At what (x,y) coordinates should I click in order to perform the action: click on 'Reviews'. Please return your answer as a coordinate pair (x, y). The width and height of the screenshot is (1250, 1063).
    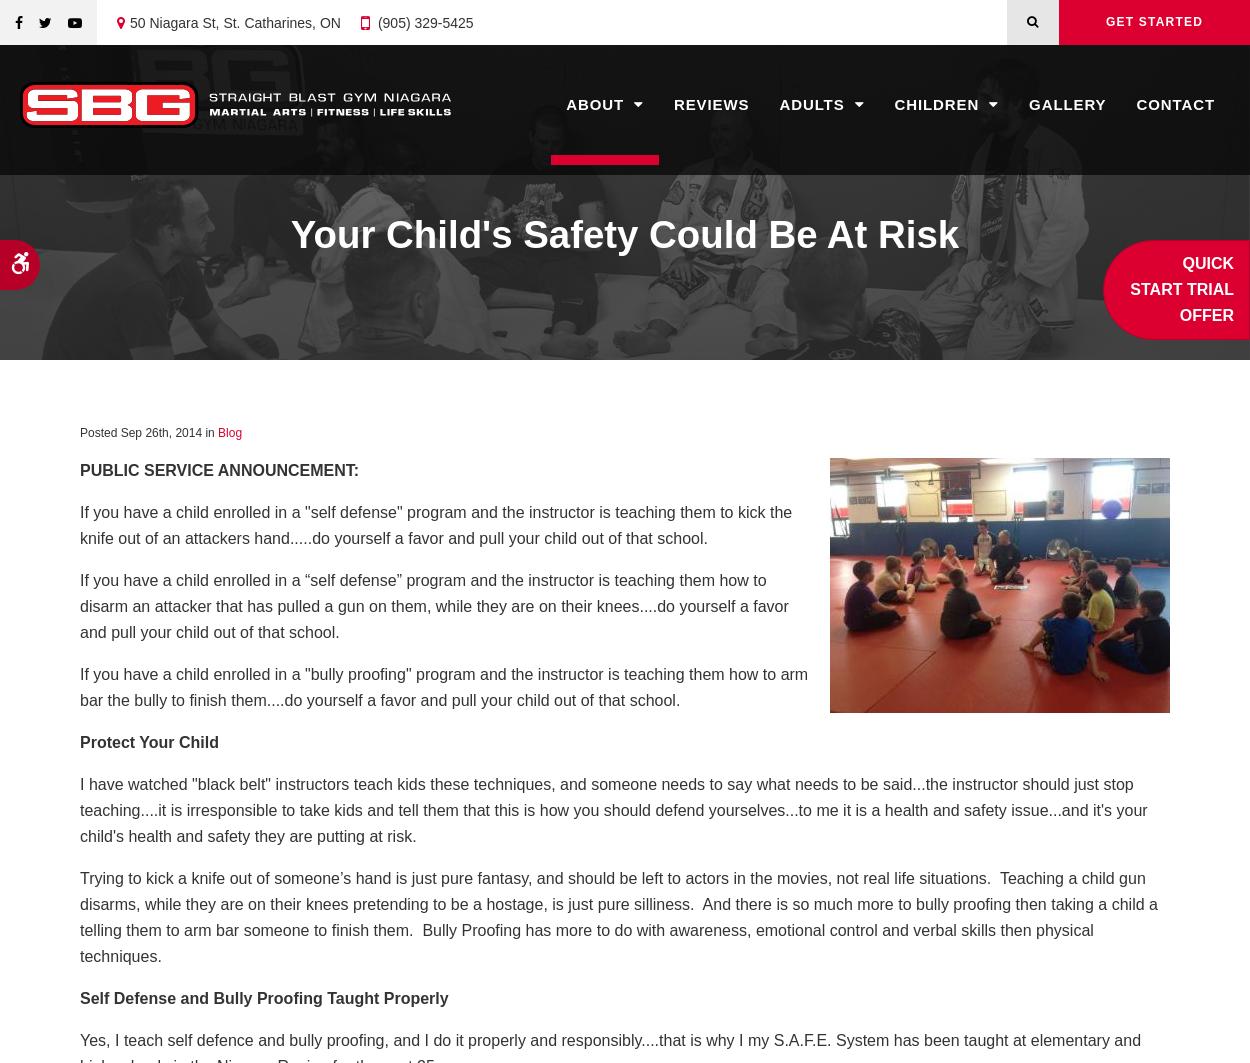
    Looking at the image, I should click on (710, 104).